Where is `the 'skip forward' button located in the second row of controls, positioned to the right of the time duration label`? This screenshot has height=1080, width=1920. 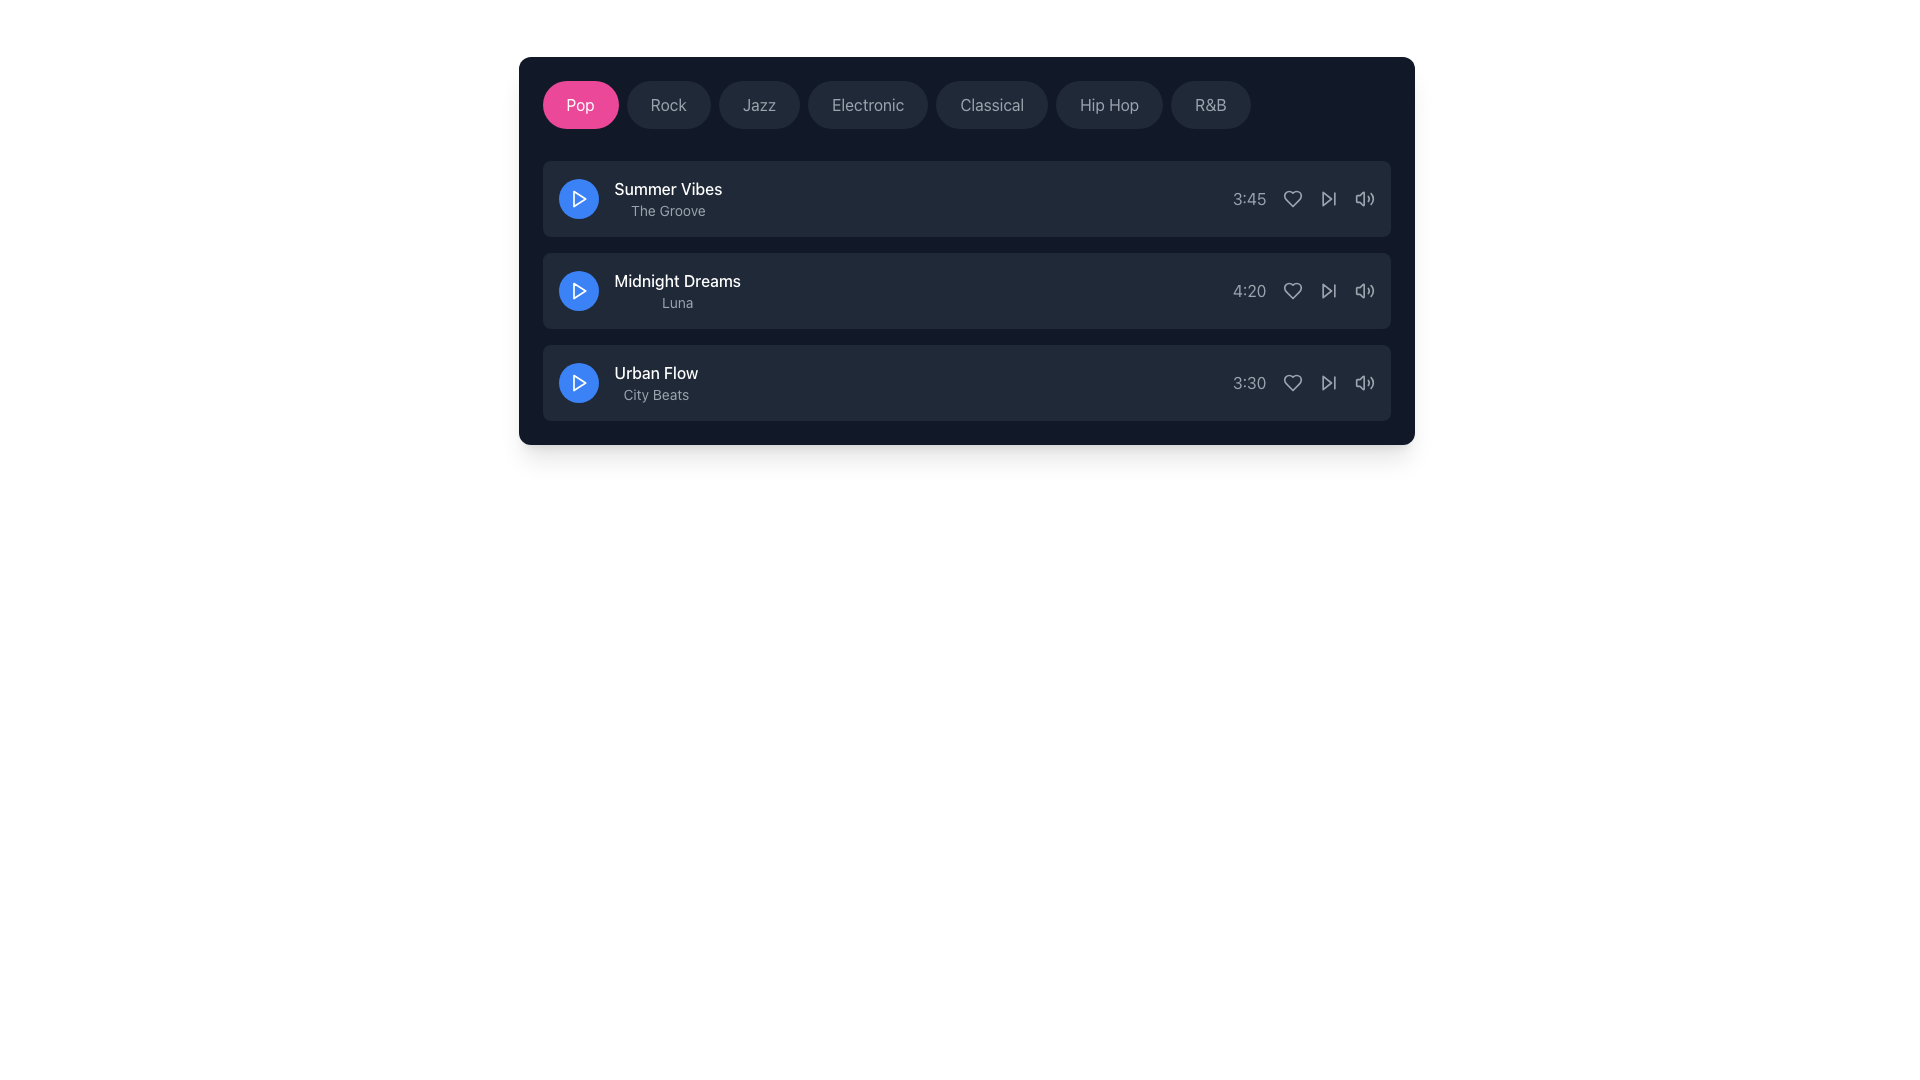 the 'skip forward' button located in the second row of controls, positioned to the right of the time duration label is located at coordinates (1326, 199).